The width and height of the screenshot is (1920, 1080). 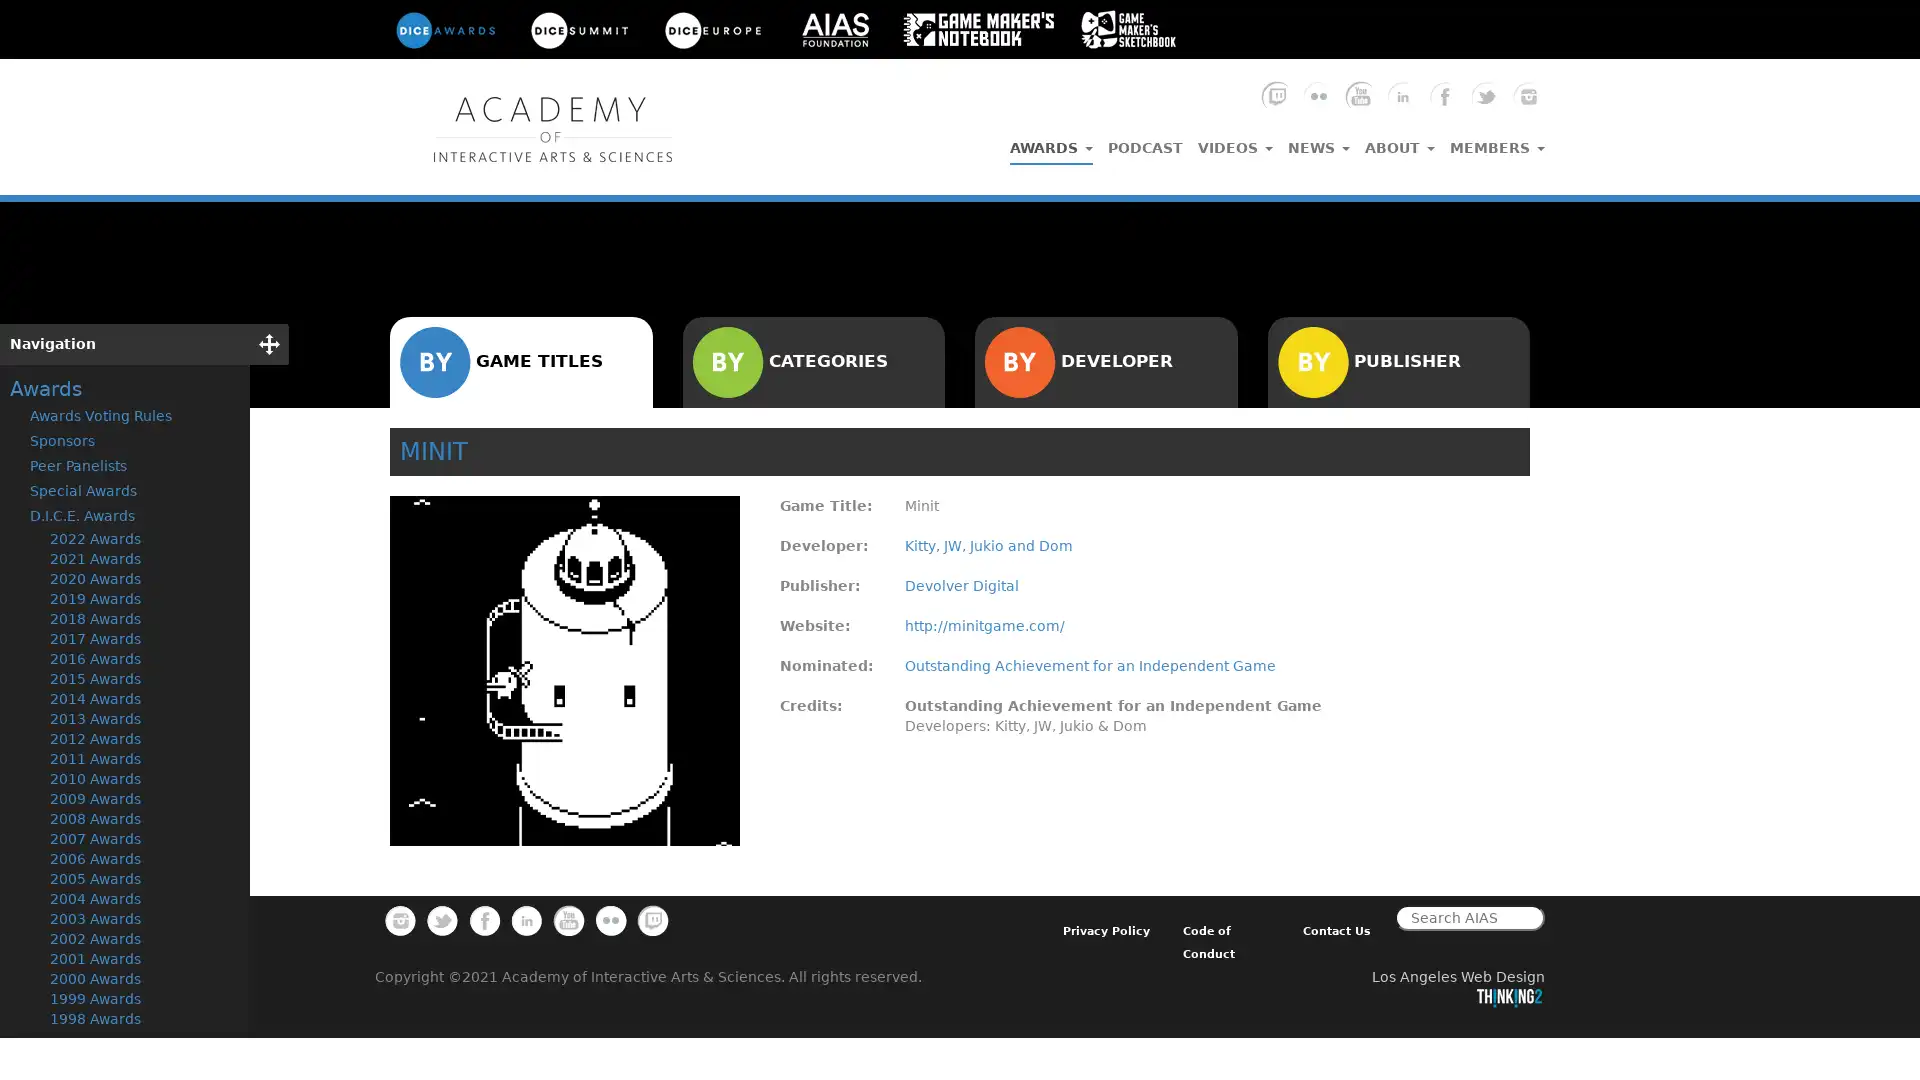 What do you see at coordinates (1234, 141) in the screenshot?
I see `VIDEOS` at bounding box center [1234, 141].